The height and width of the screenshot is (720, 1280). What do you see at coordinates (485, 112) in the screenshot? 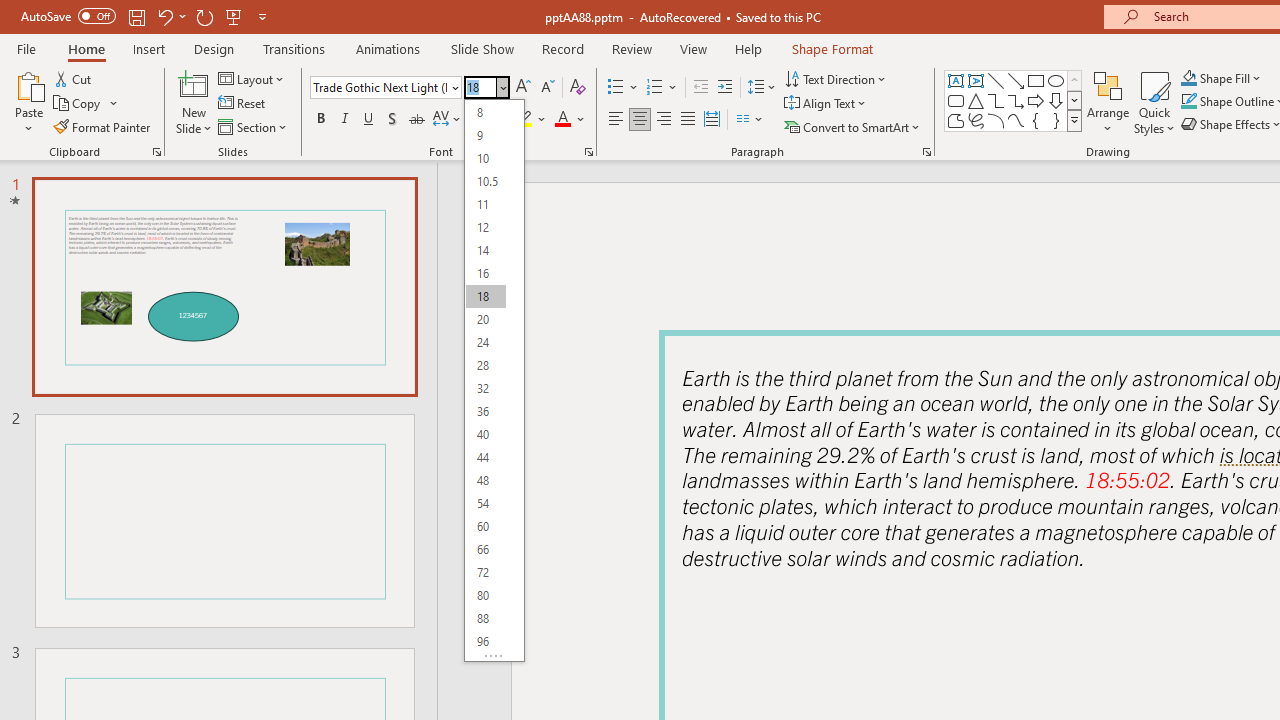
I see `'8'` at bounding box center [485, 112].